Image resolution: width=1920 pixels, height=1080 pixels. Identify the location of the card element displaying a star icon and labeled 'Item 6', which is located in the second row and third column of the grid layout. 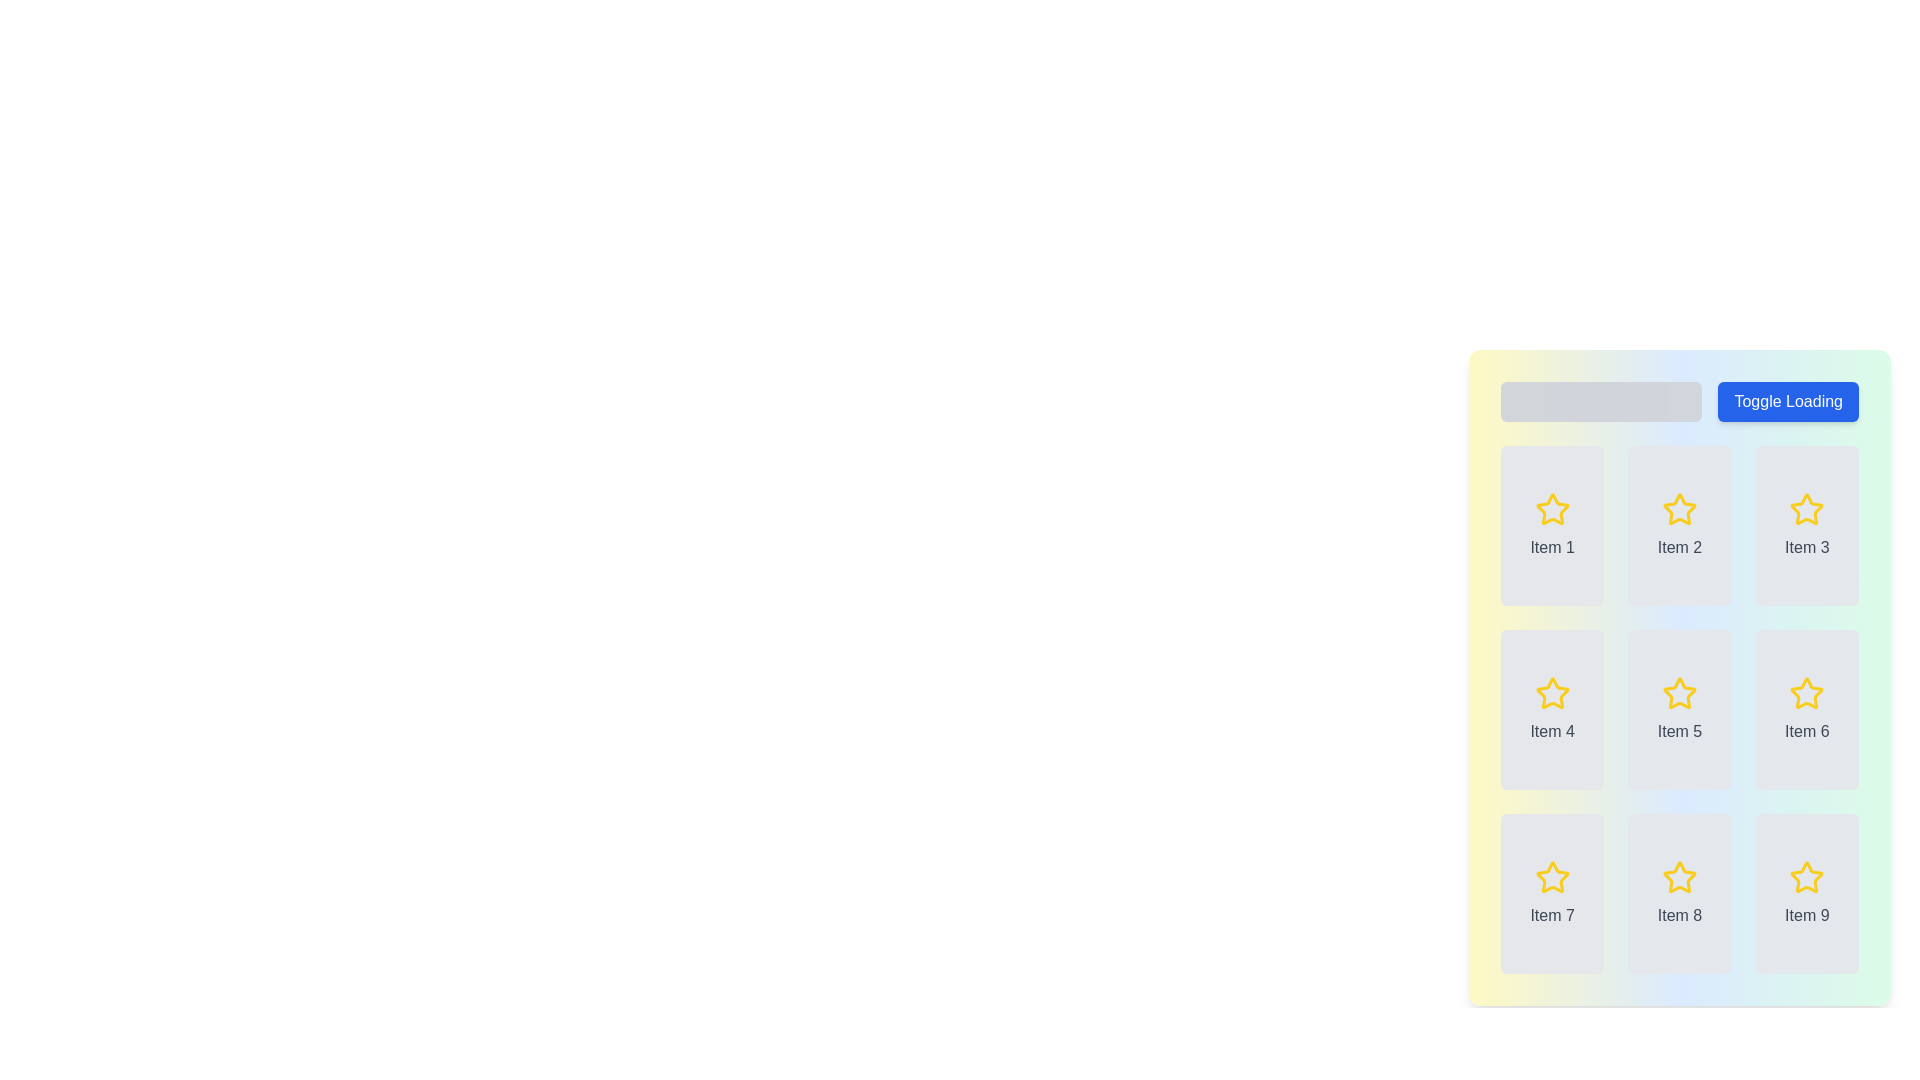
(1807, 708).